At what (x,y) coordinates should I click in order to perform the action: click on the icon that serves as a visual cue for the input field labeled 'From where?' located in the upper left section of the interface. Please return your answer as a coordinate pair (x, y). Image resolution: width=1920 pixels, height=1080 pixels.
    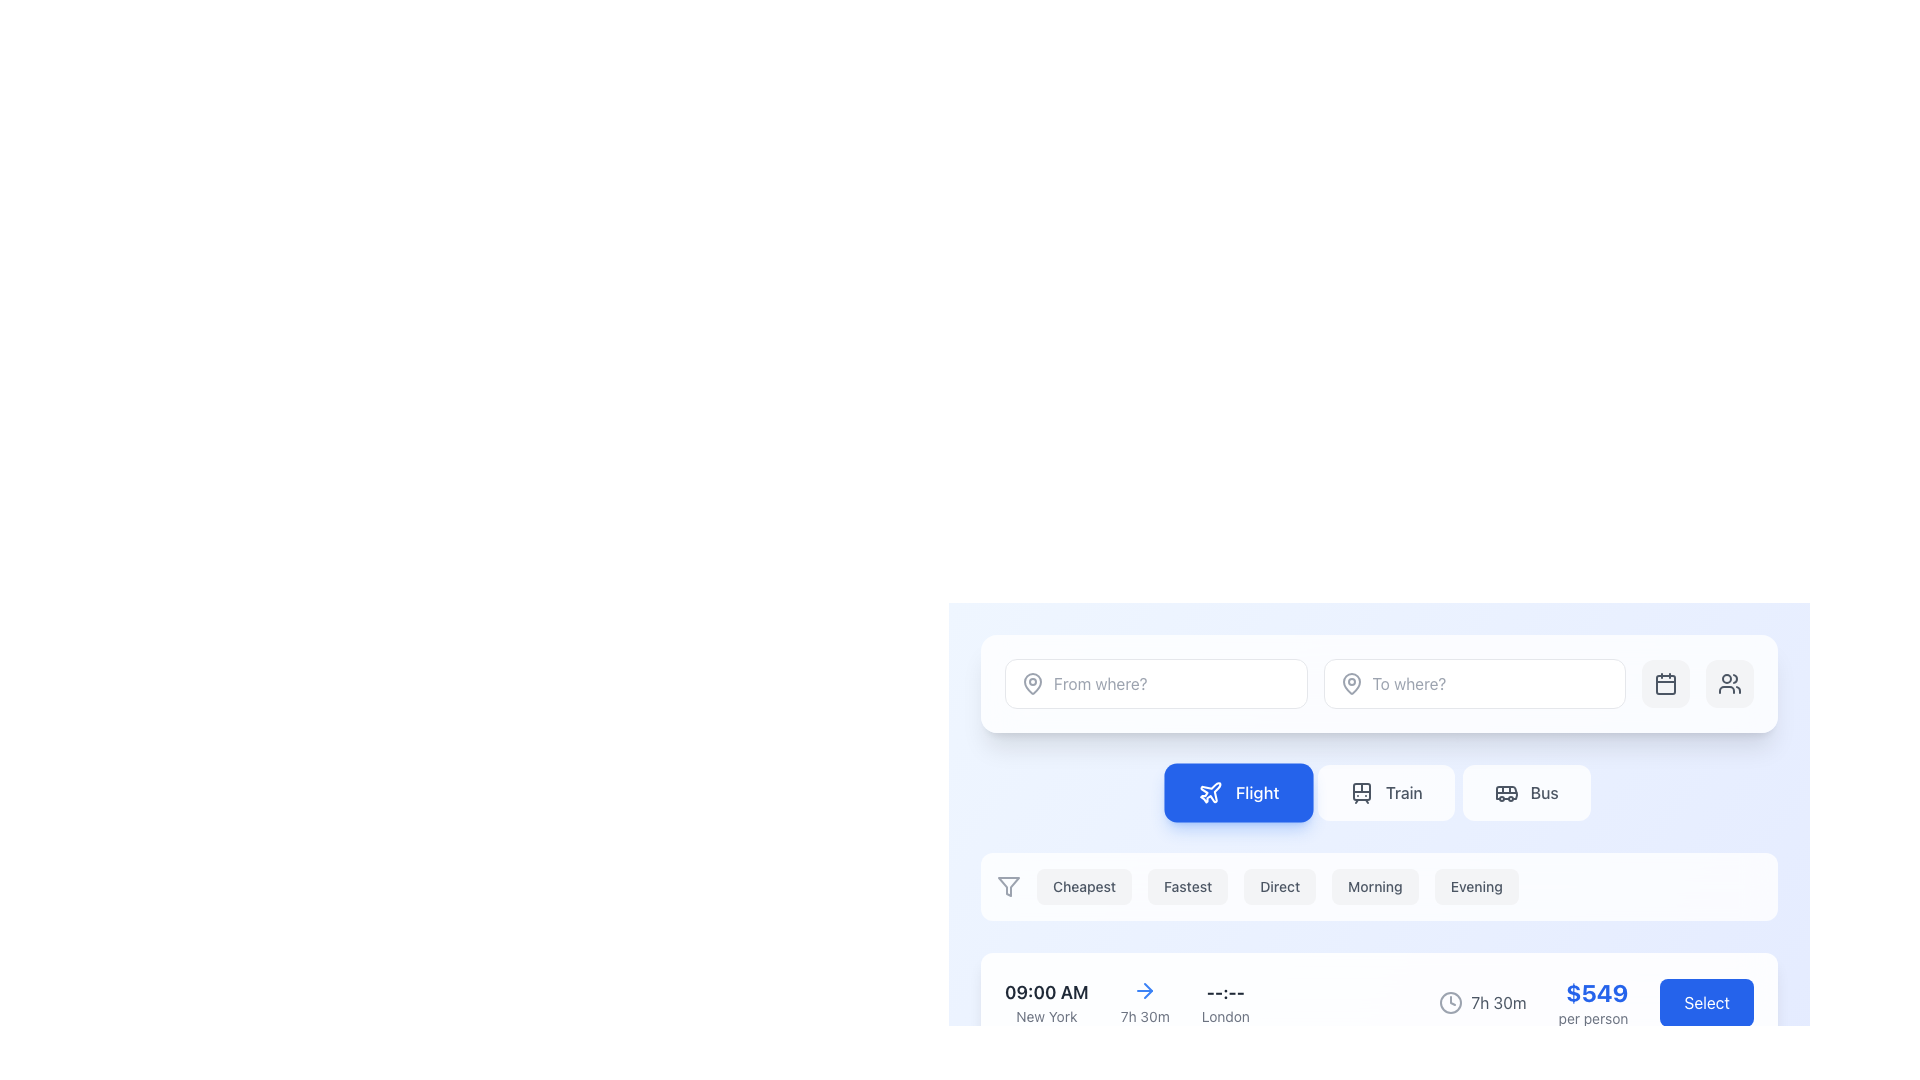
    Looking at the image, I should click on (1032, 681).